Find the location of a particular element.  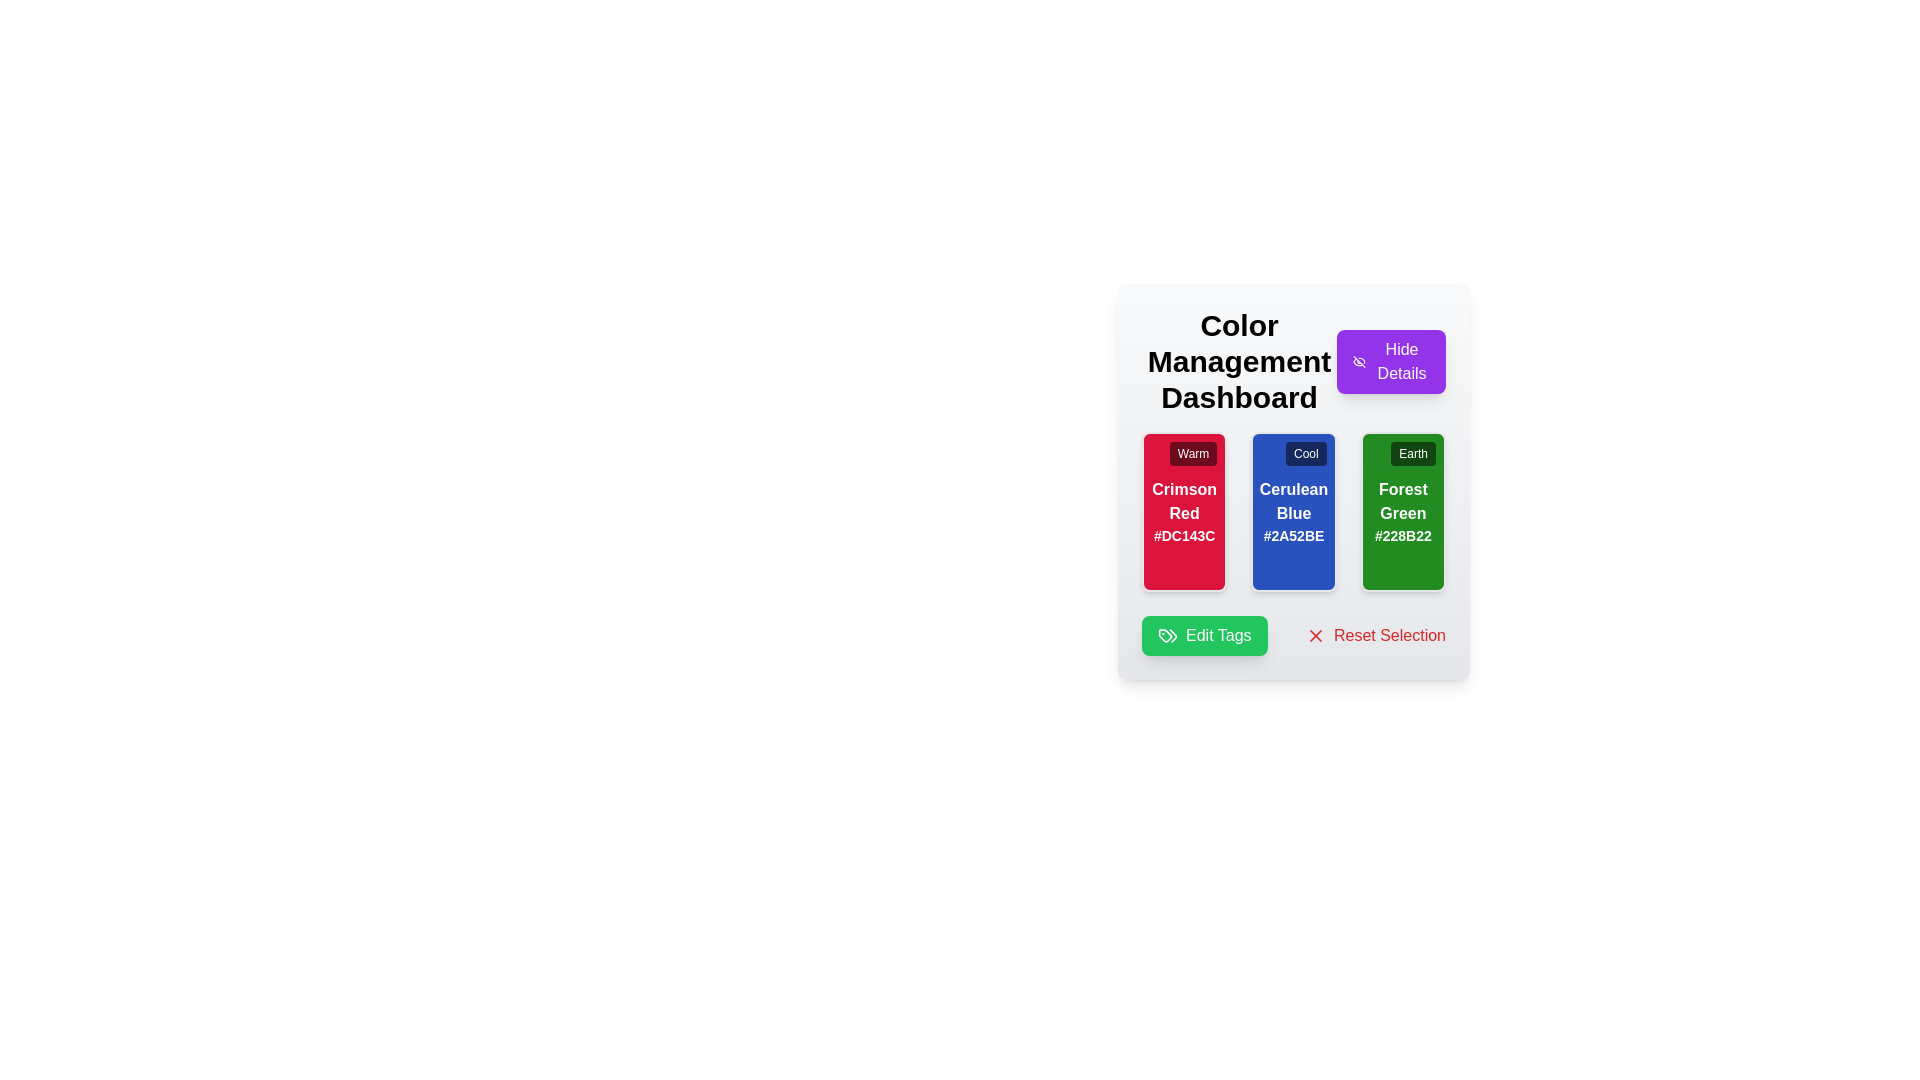

the Card element displaying 'Cerulean Blue' with a blue background and the overlay text 'Cool' in the top-right corner is located at coordinates (1294, 511).